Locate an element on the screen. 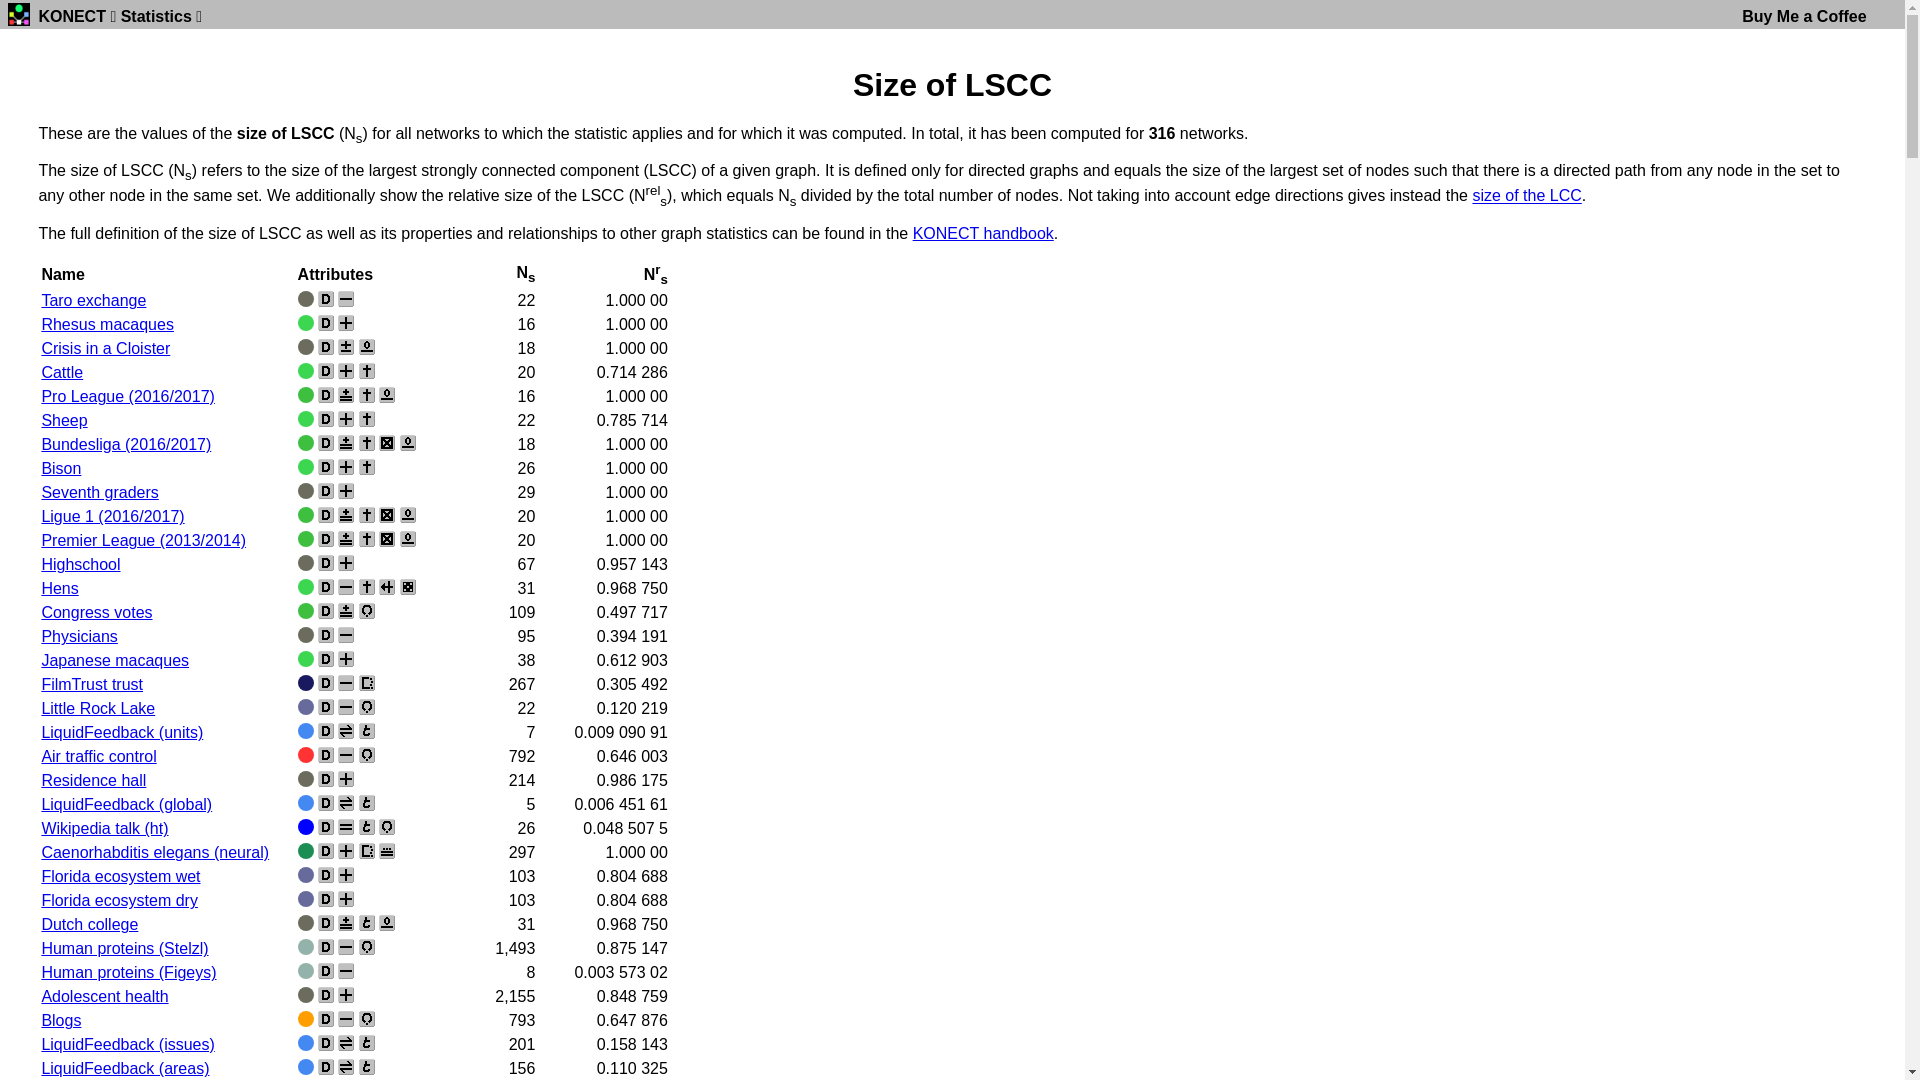 The image size is (1920, 1080). 'Ligue 1 (2016/2017)' is located at coordinates (41, 515).